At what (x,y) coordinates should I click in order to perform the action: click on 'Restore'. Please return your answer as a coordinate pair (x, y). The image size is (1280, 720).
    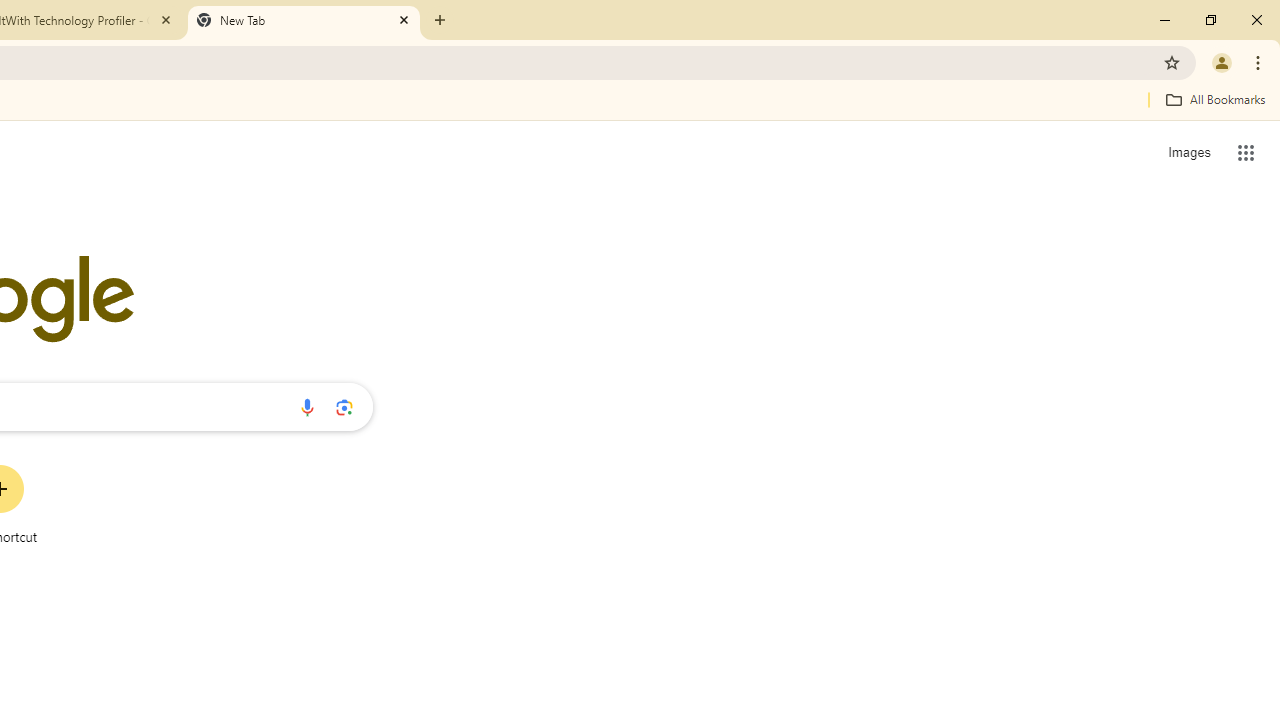
    Looking at the image, I should click on (1209, 20).